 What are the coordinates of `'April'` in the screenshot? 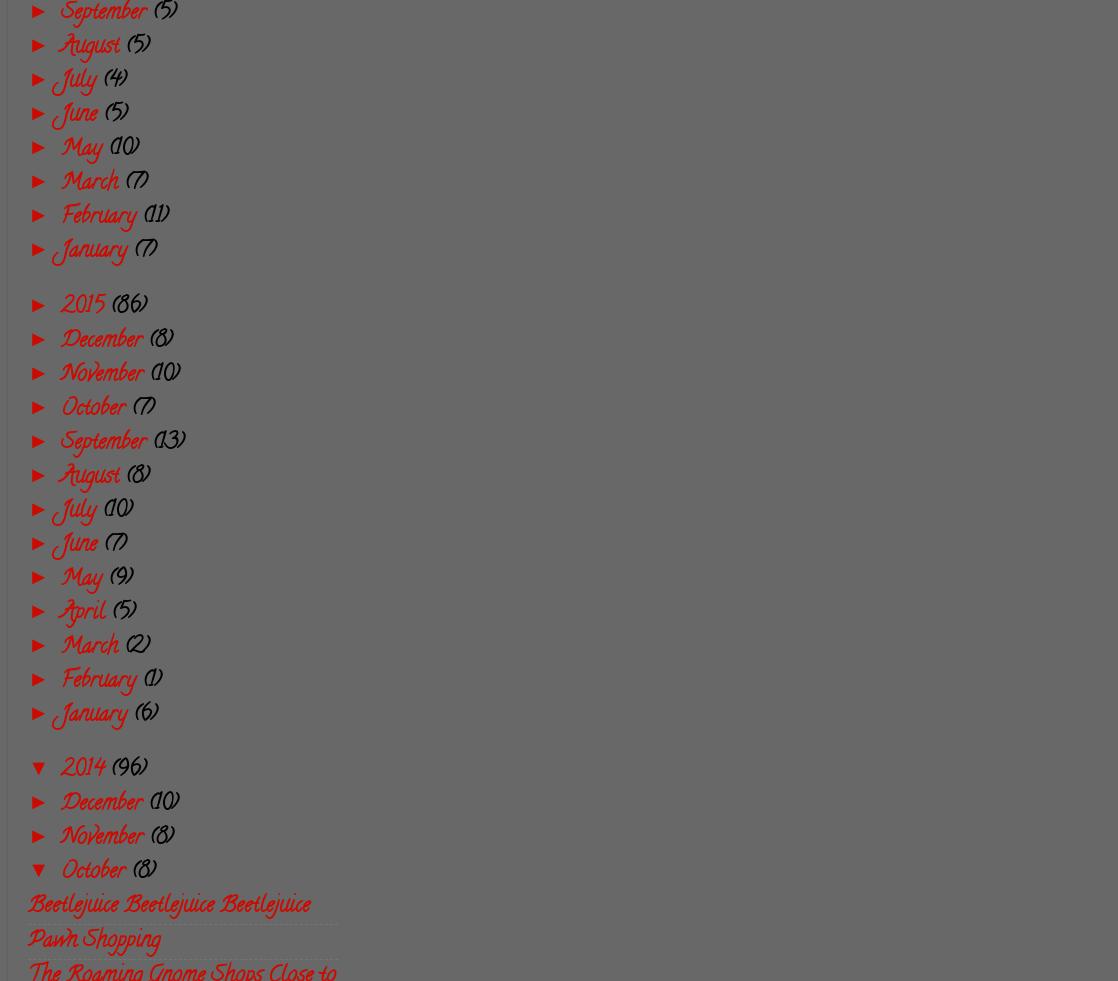 It's located at (85, 613).